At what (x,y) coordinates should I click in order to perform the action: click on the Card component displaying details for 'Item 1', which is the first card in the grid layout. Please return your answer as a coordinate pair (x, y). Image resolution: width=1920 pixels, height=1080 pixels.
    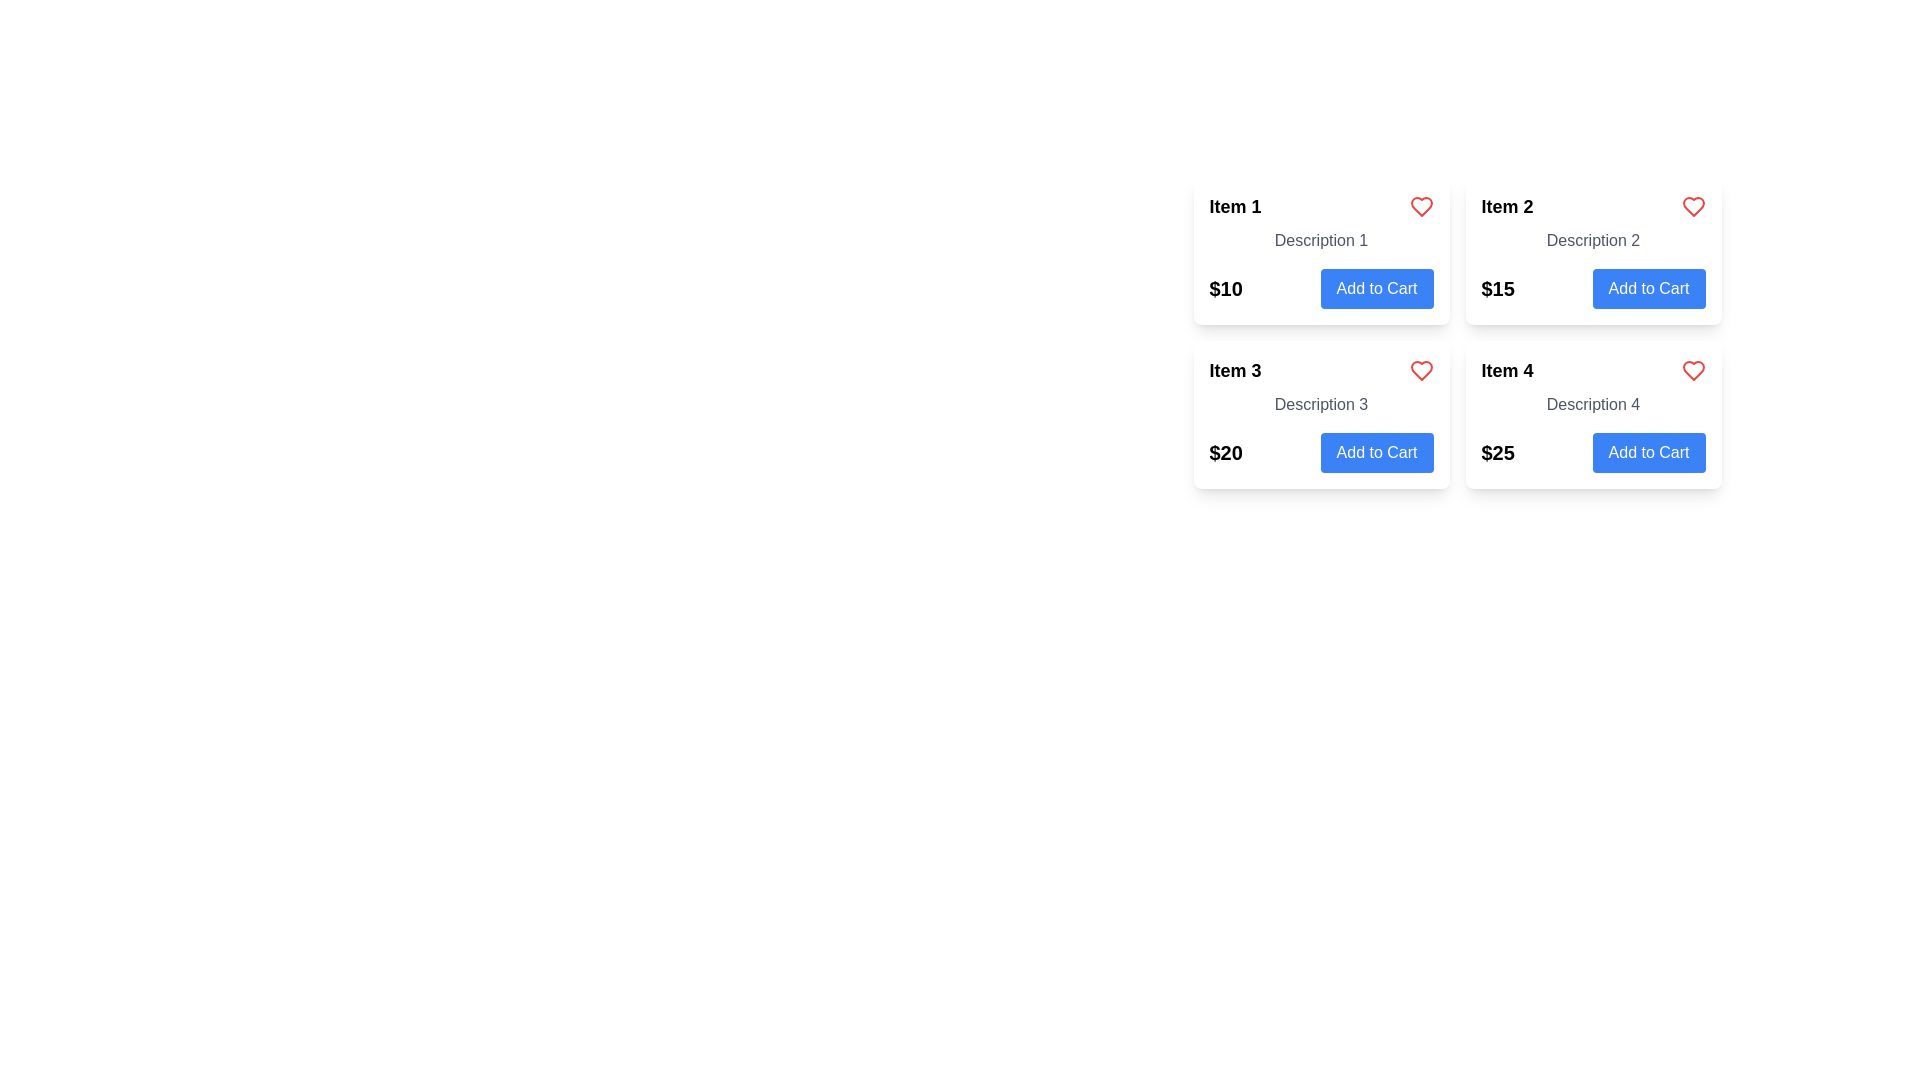
    Looking at the image, I should click on (1321, 249).